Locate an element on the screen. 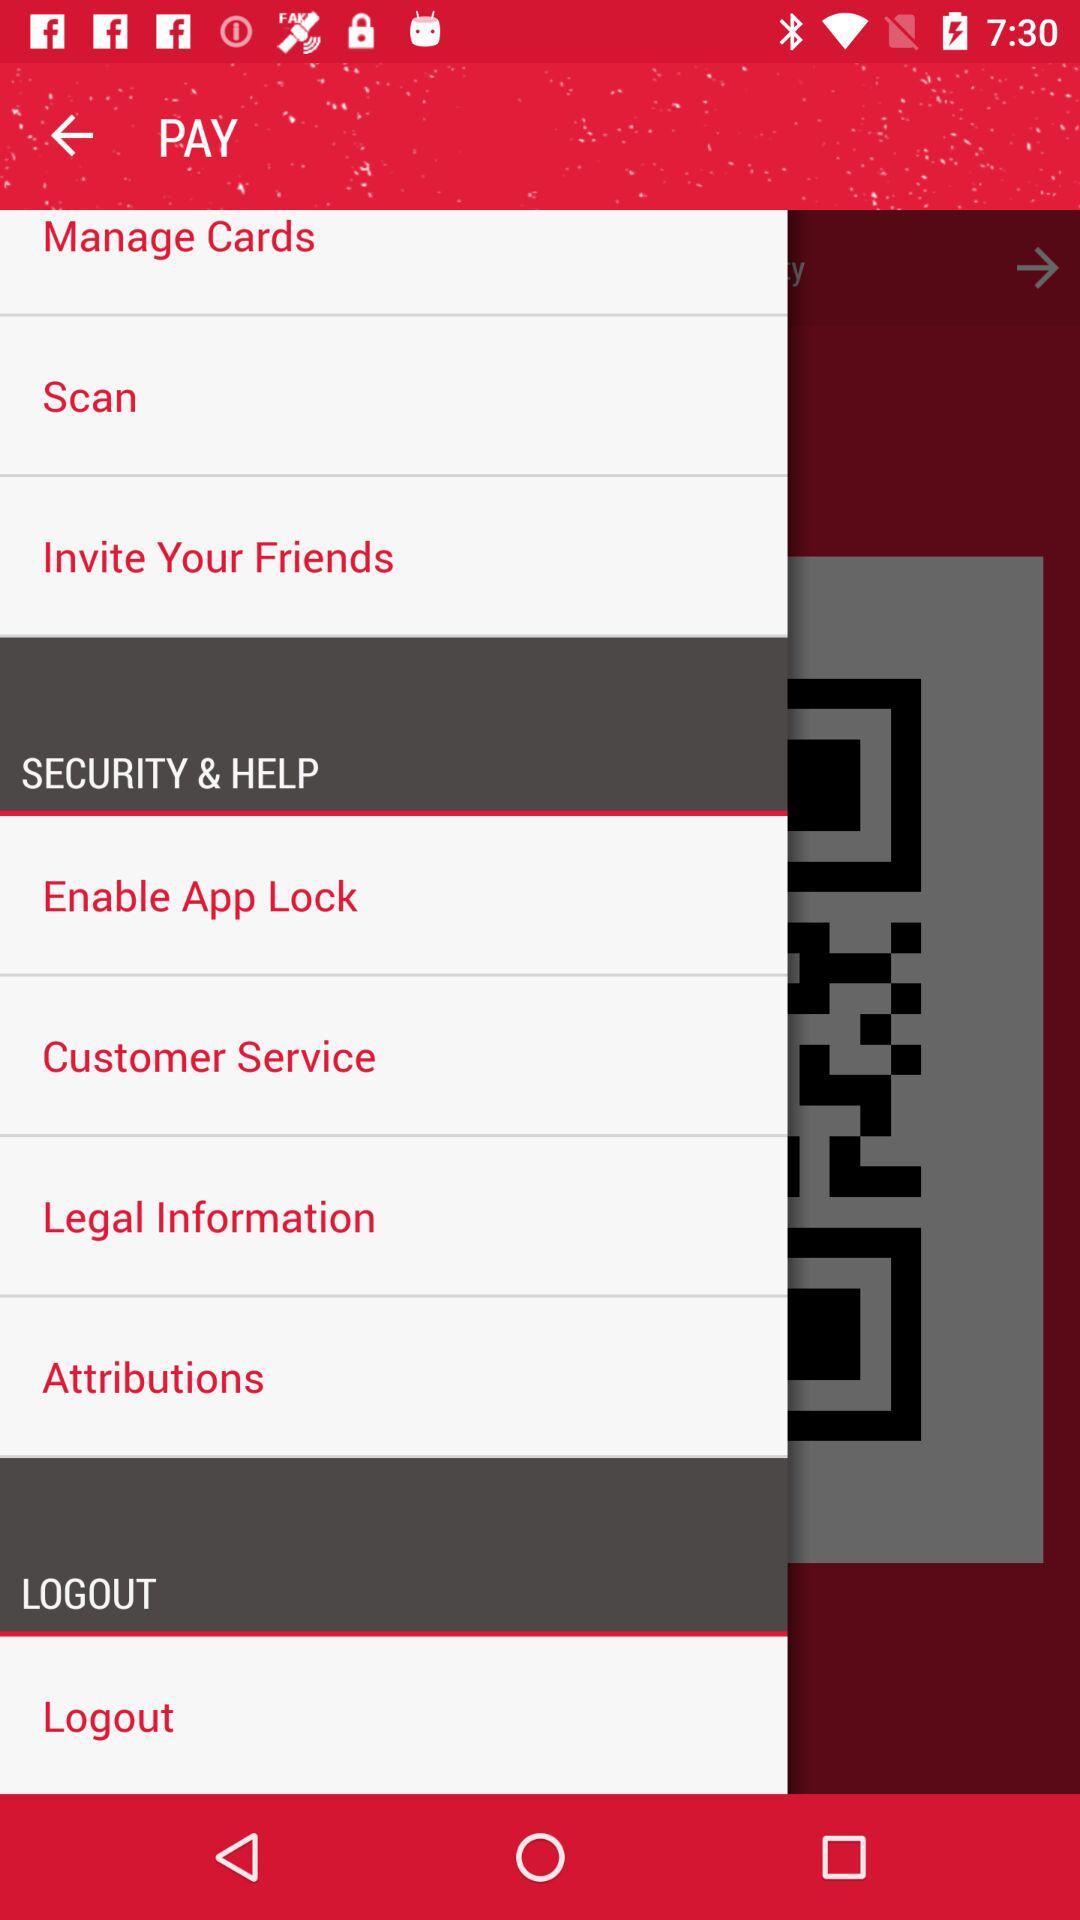 Image resolution: width=1080 pixels, height=1920 pixels. the customer service item is located at coordinates (393, 1054).